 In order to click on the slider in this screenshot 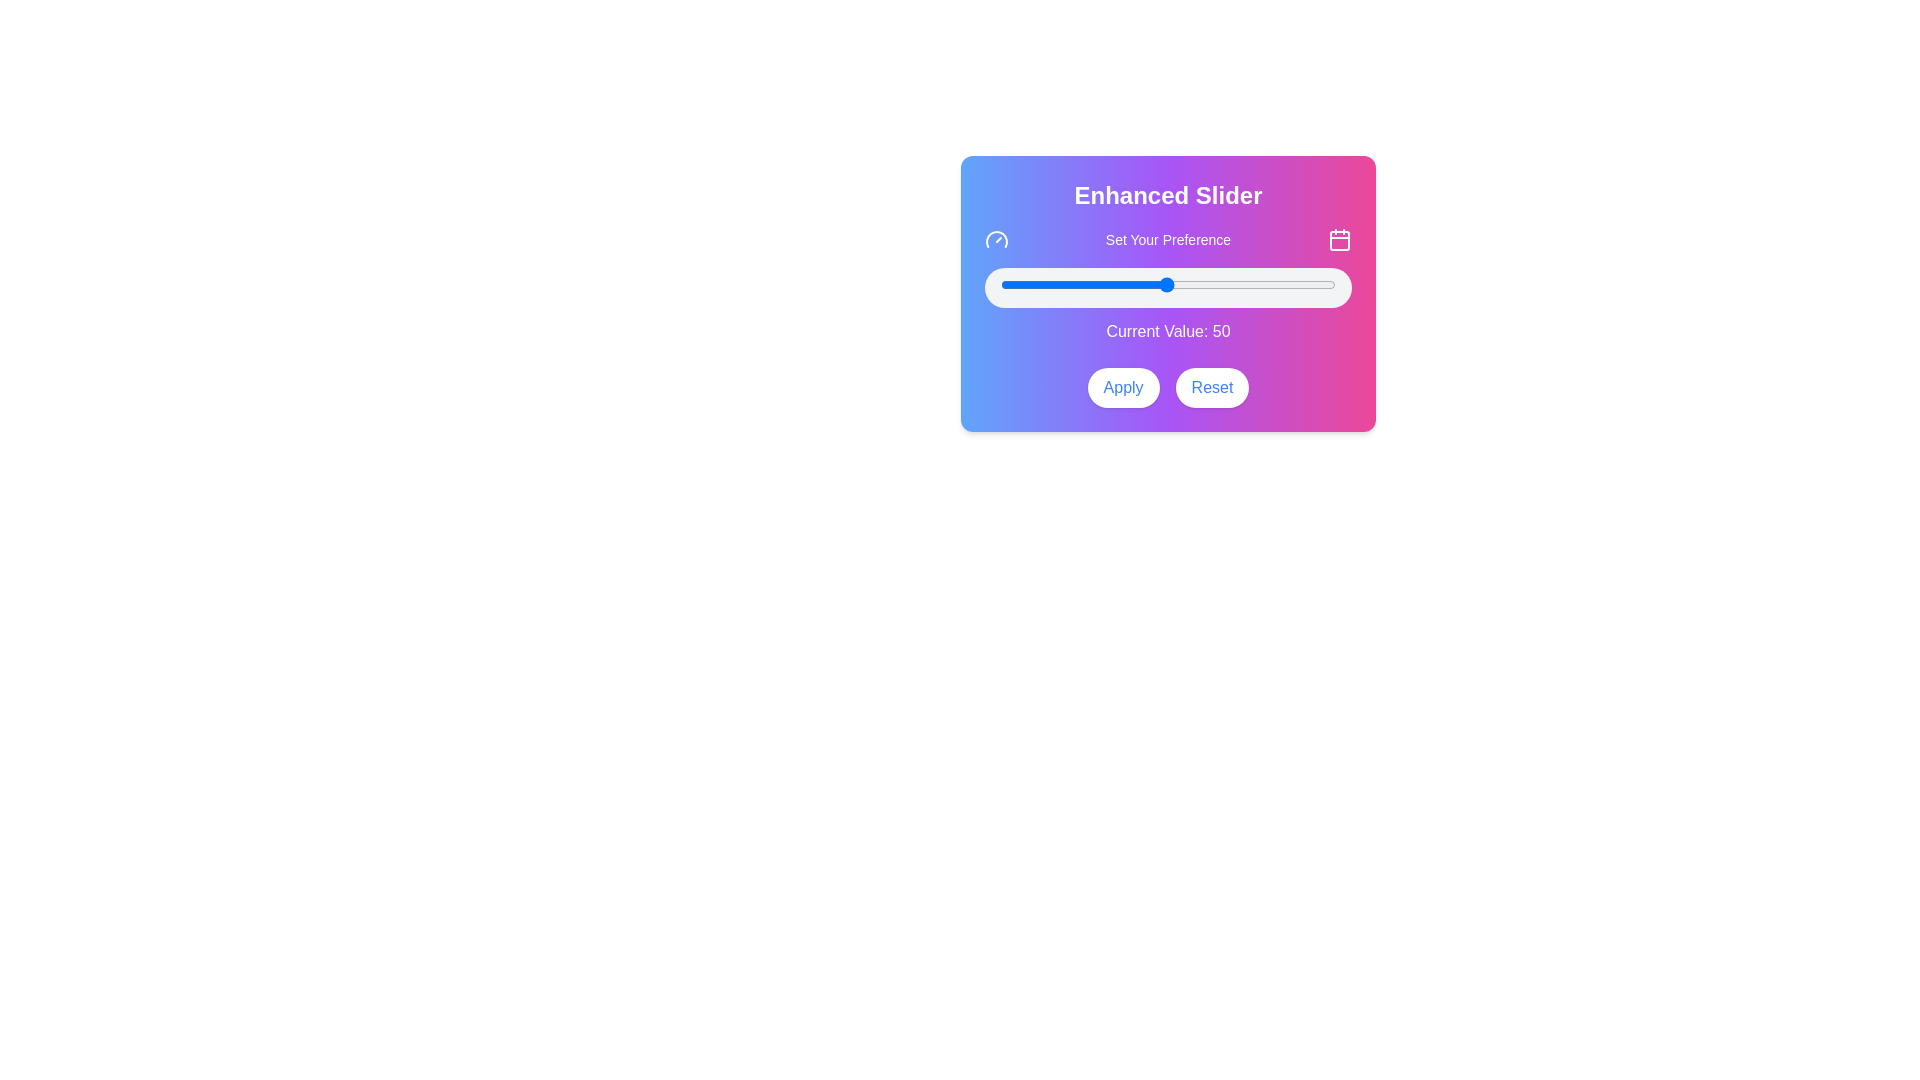, I will do `click(1230, 285)`.